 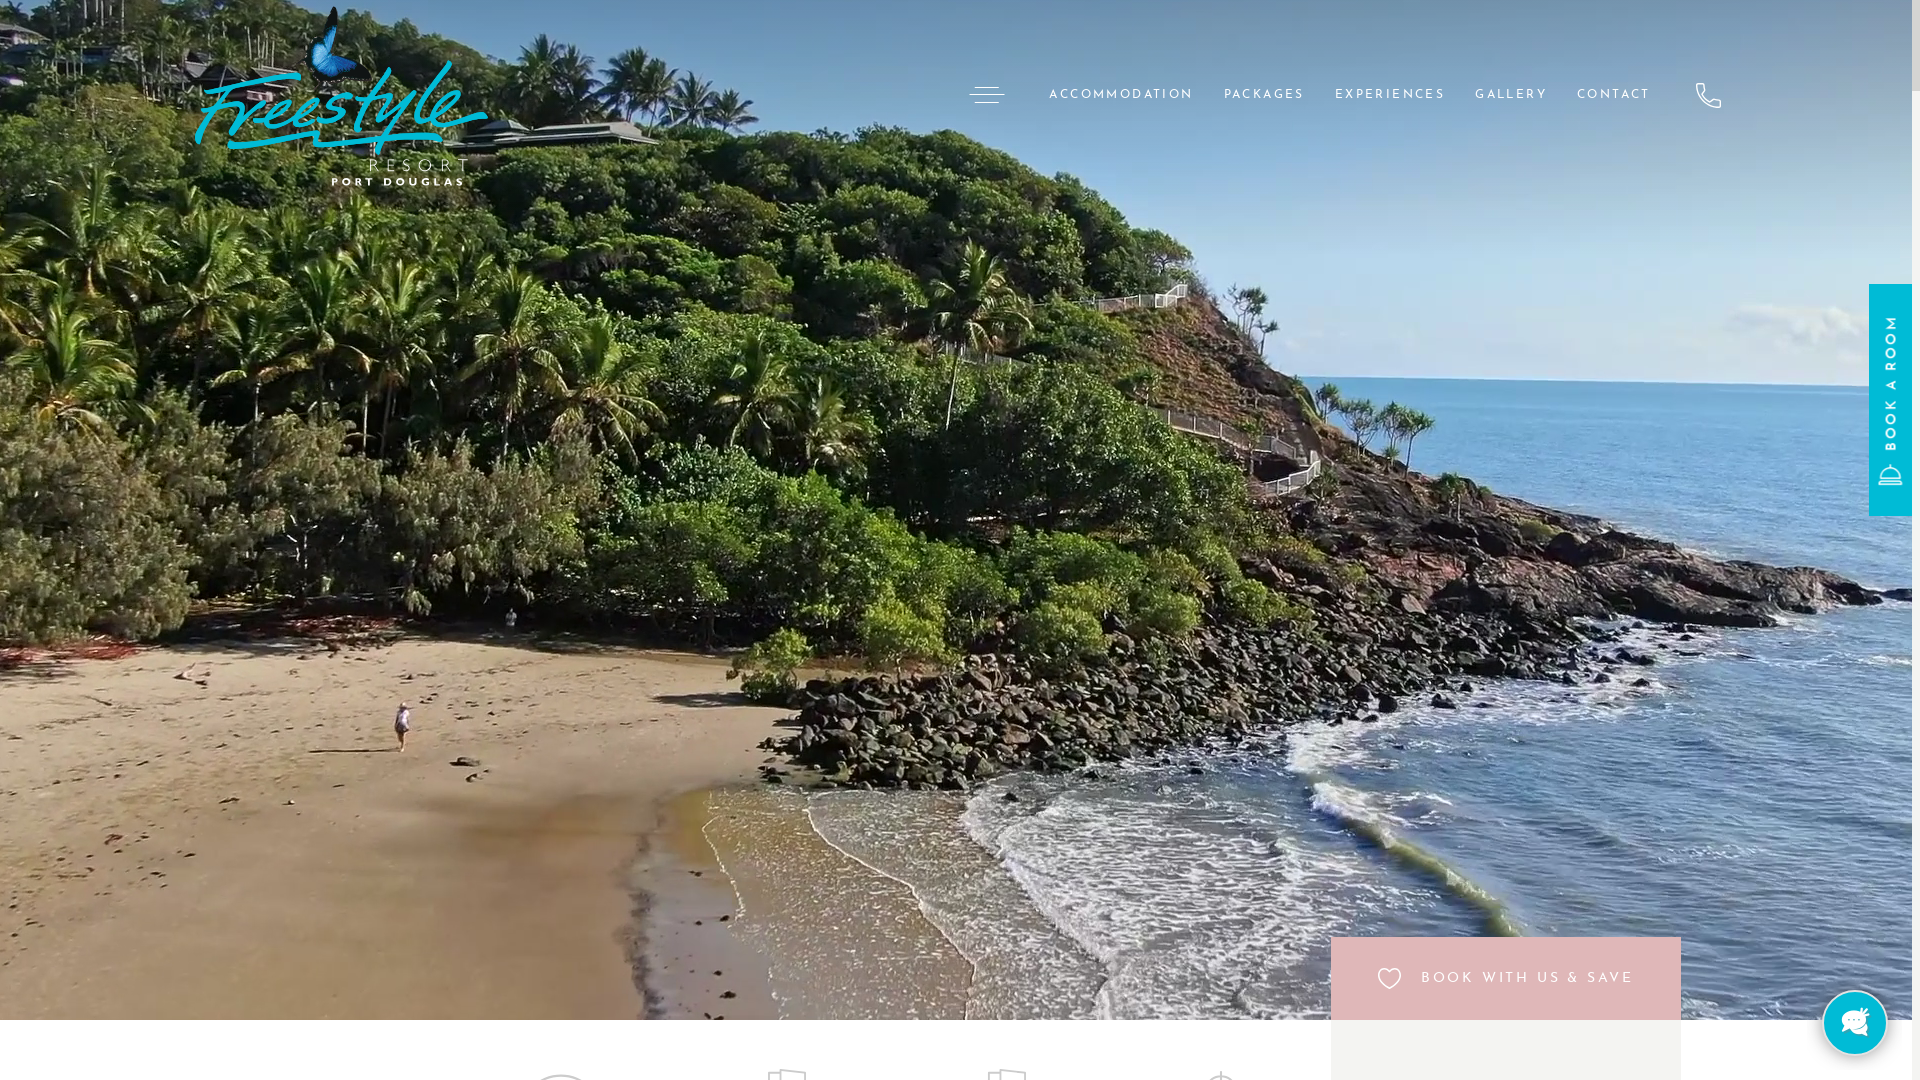 I want to click on 'PACKAGES', so click(x=1208, y=95).